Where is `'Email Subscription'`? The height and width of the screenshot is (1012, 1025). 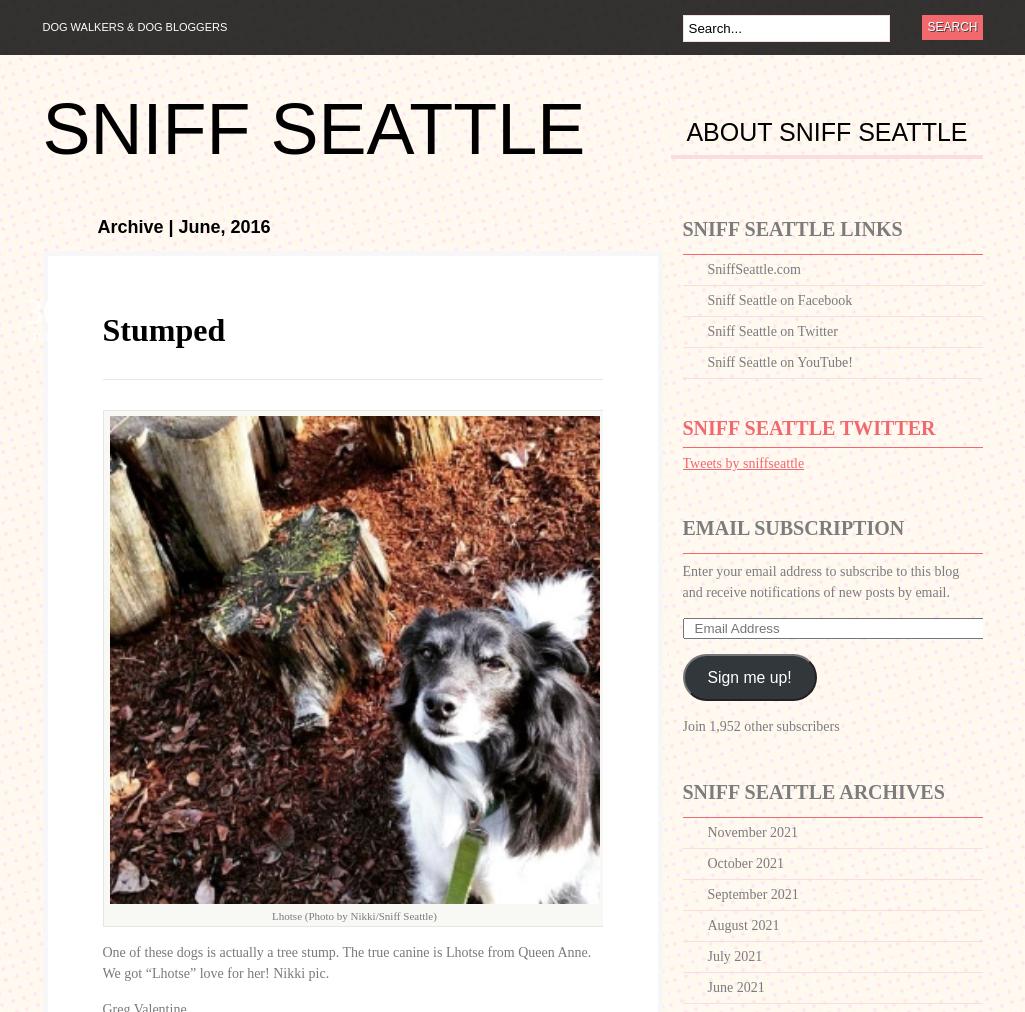
'Email Subscription' is located at coordinates (792, 526).